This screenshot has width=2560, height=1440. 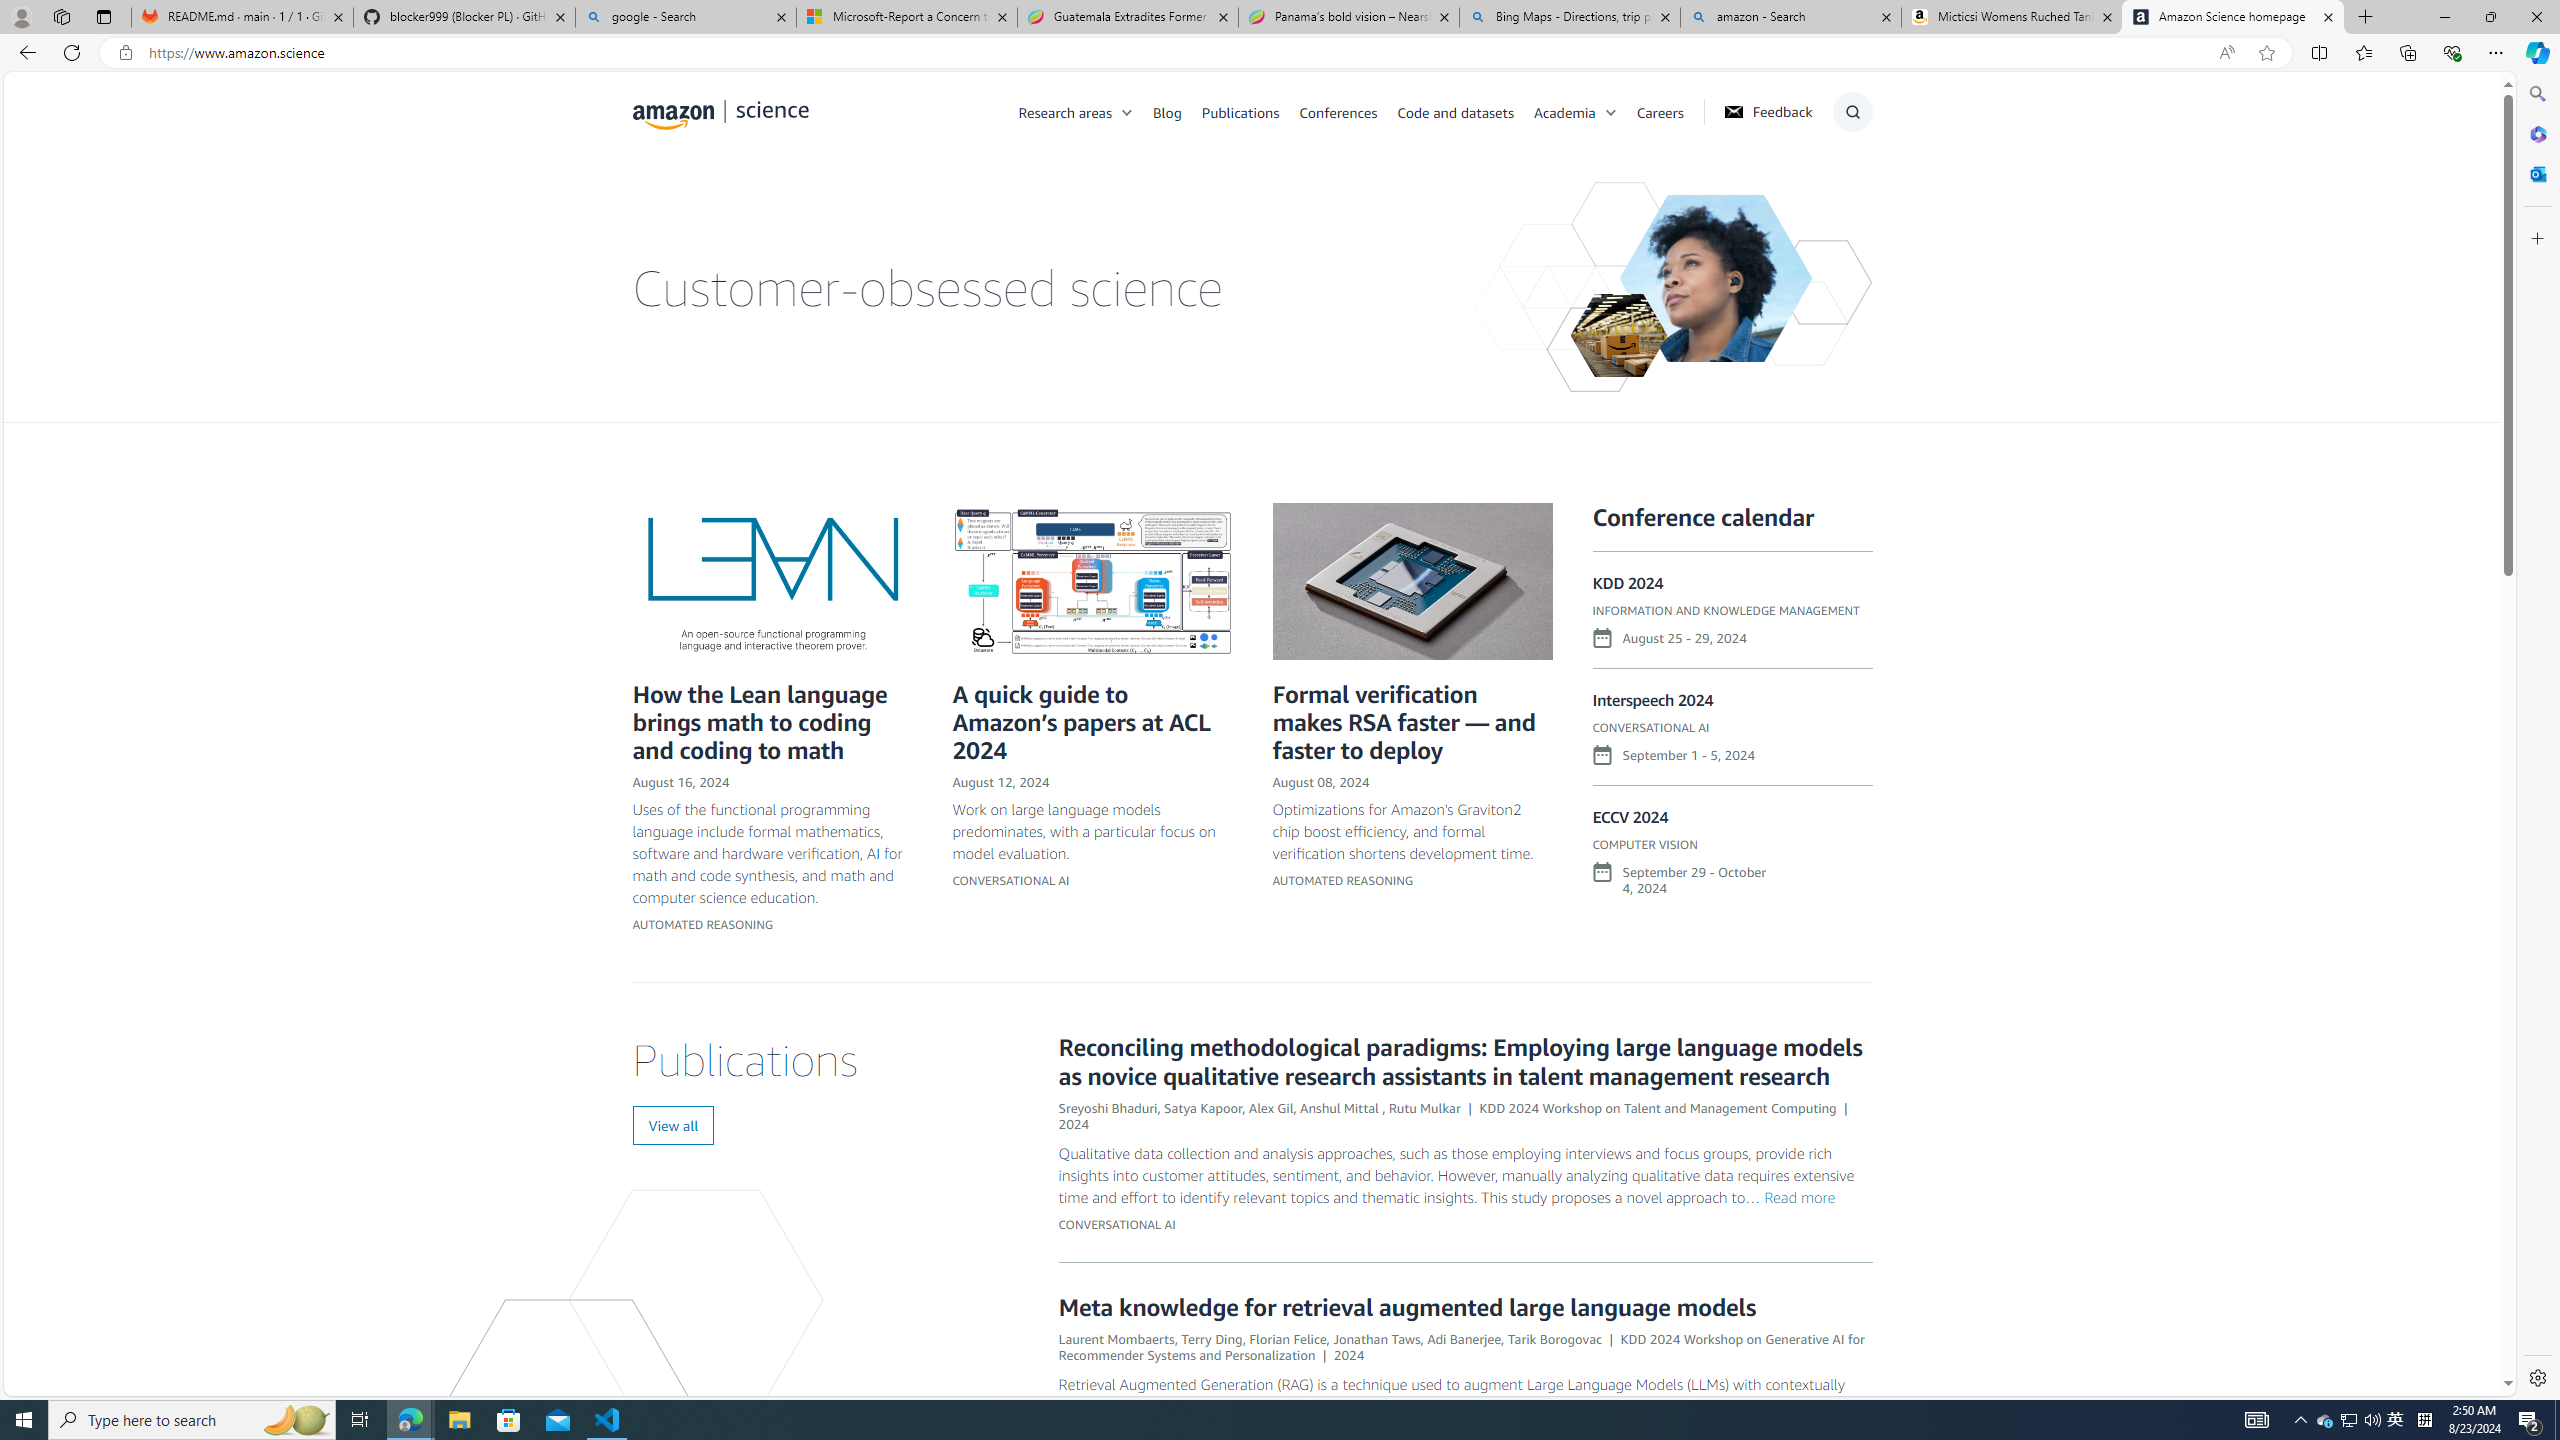 What do you see at coordinates (1643, 843) in the screenshot?
I see `'COMPUTER VISION'` at bounding box center [1643, 843].